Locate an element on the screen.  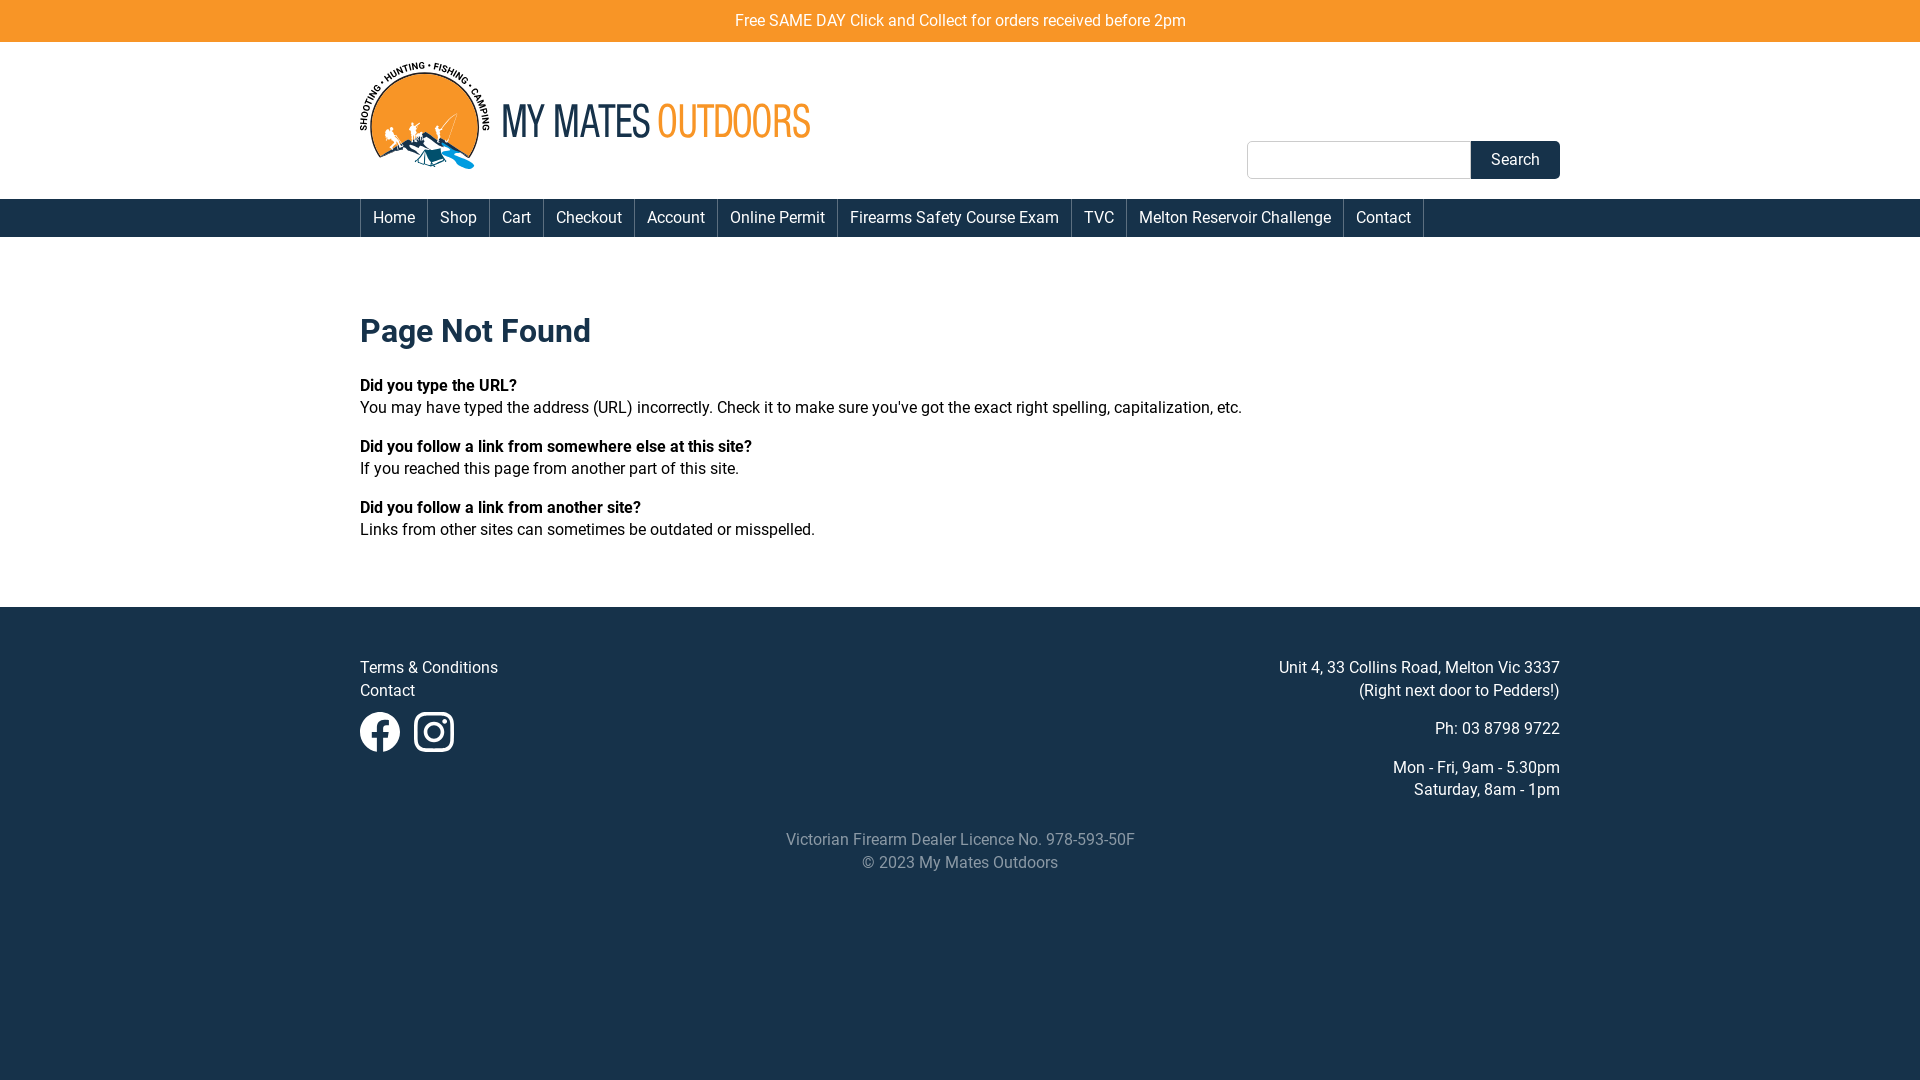
'Melton Reservoir Challenge' is located at coordinates (1233, 218).